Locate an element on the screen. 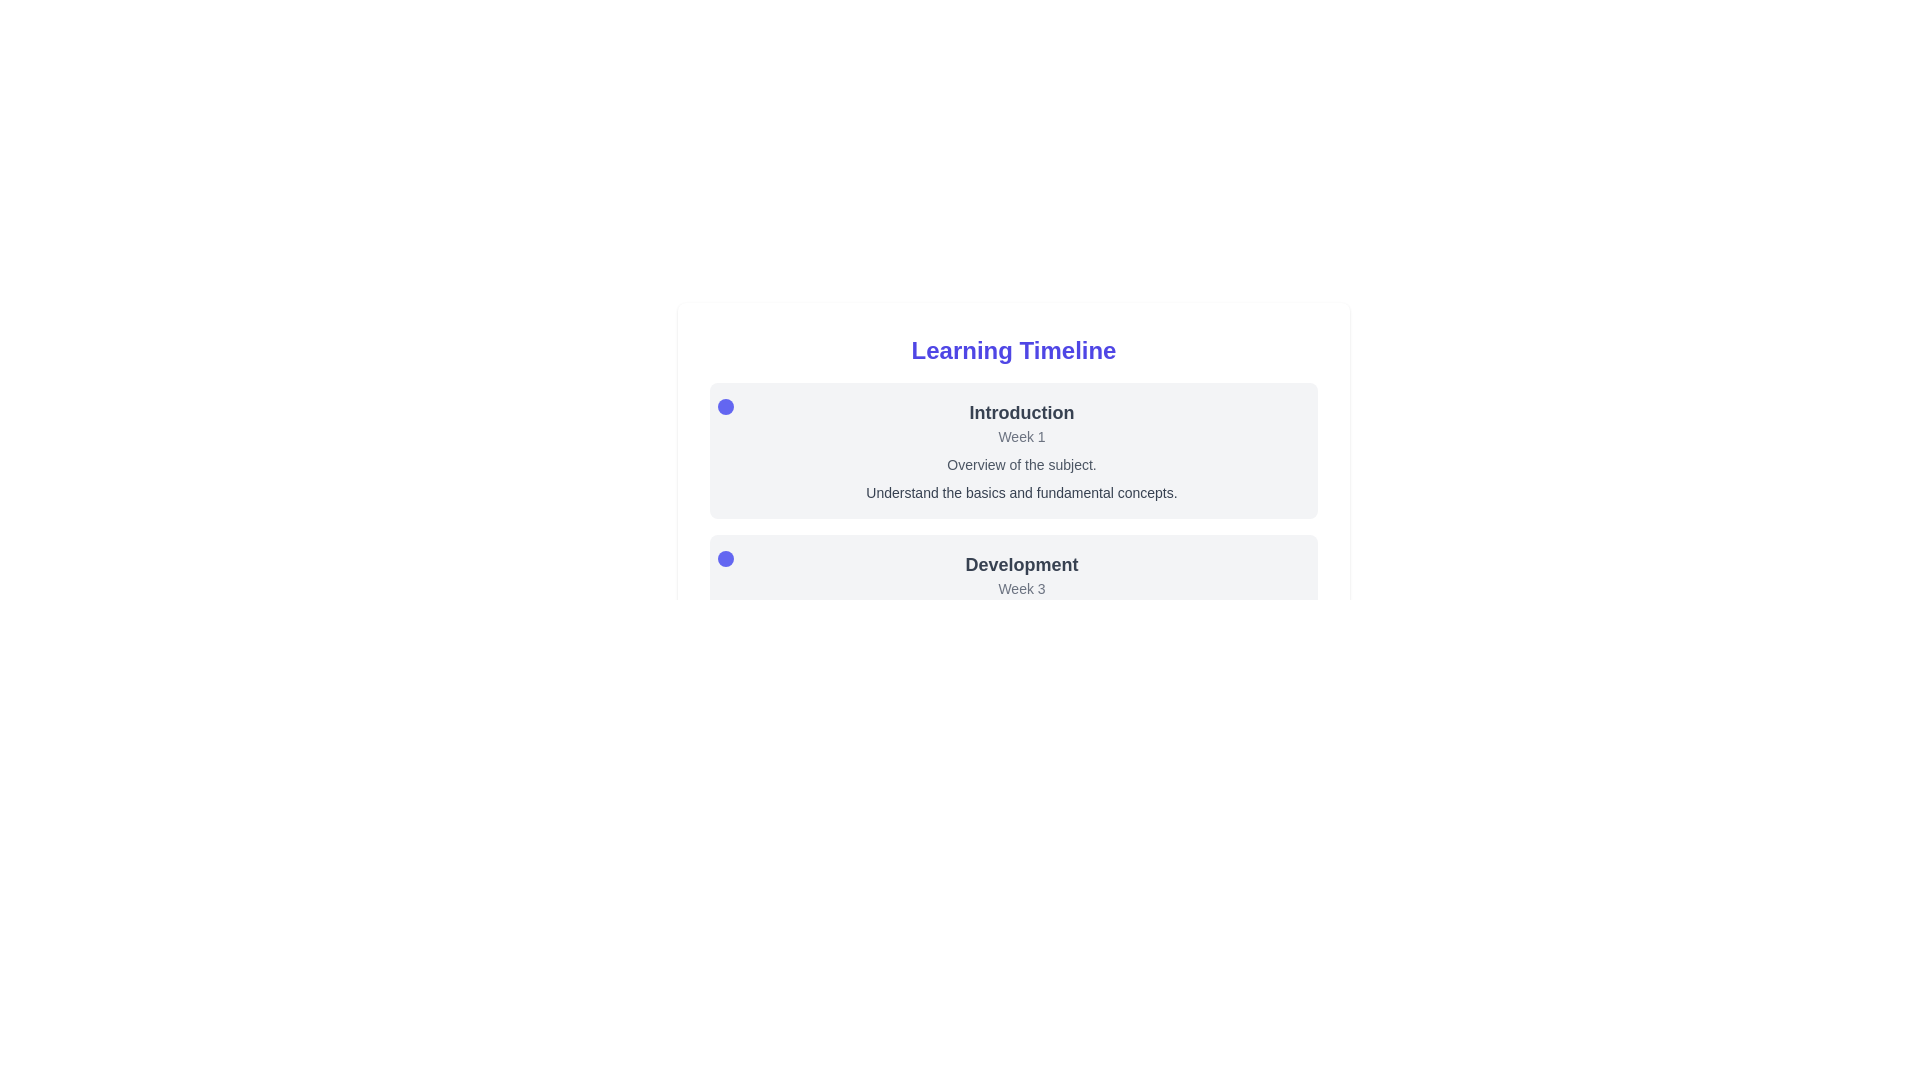 The height and width of the screenshot is (1080, 1920). the text element displaying 'Overview of the subject.' which is styled in gray and positioned beneath 'Week 1' is located at coordinates (1022, 465).